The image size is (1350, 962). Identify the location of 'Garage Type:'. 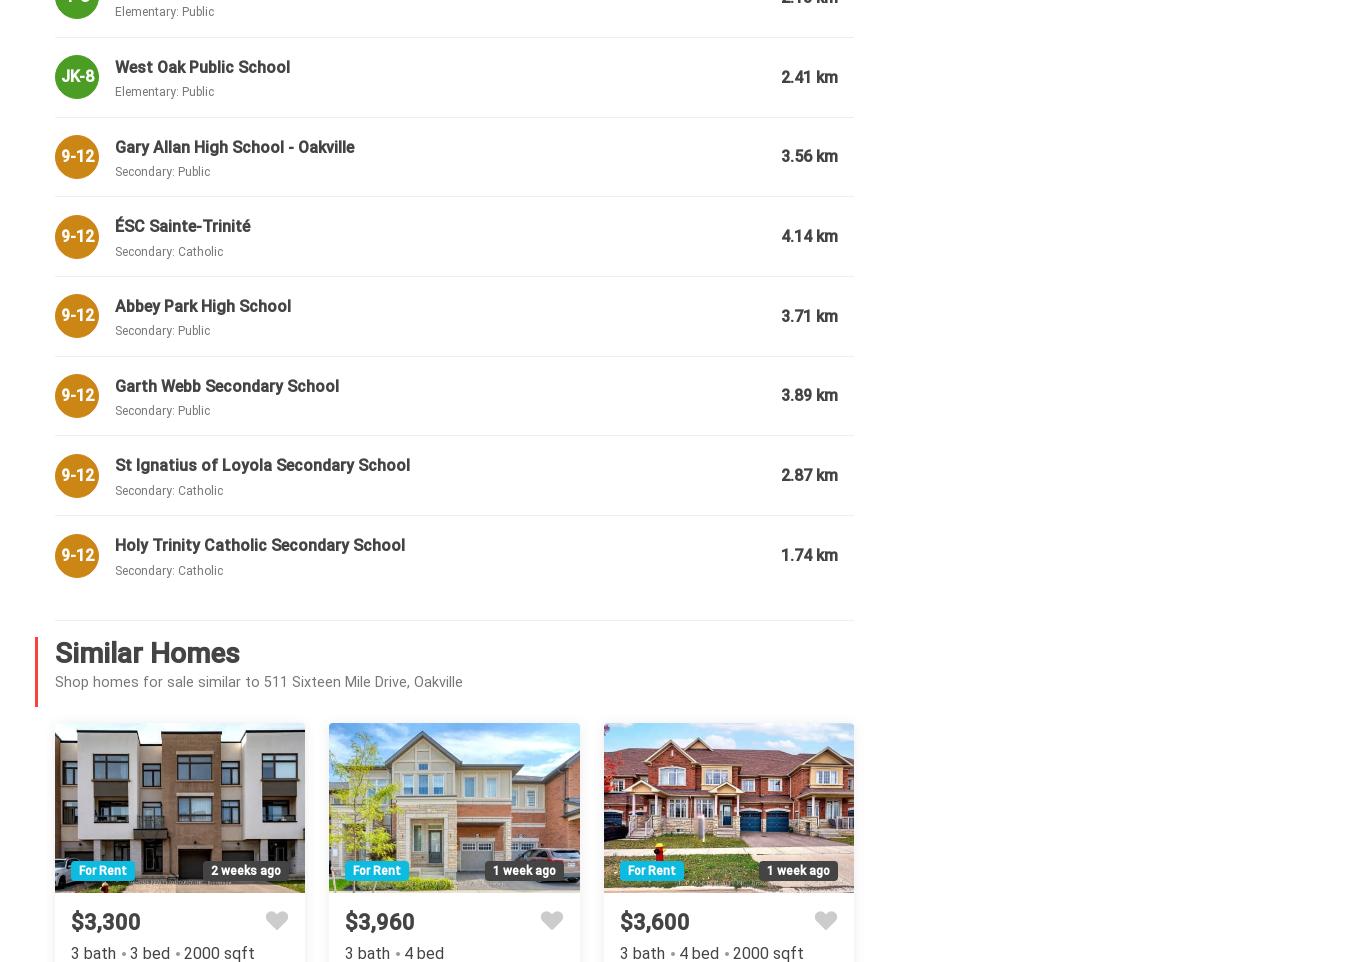
(102, 213).